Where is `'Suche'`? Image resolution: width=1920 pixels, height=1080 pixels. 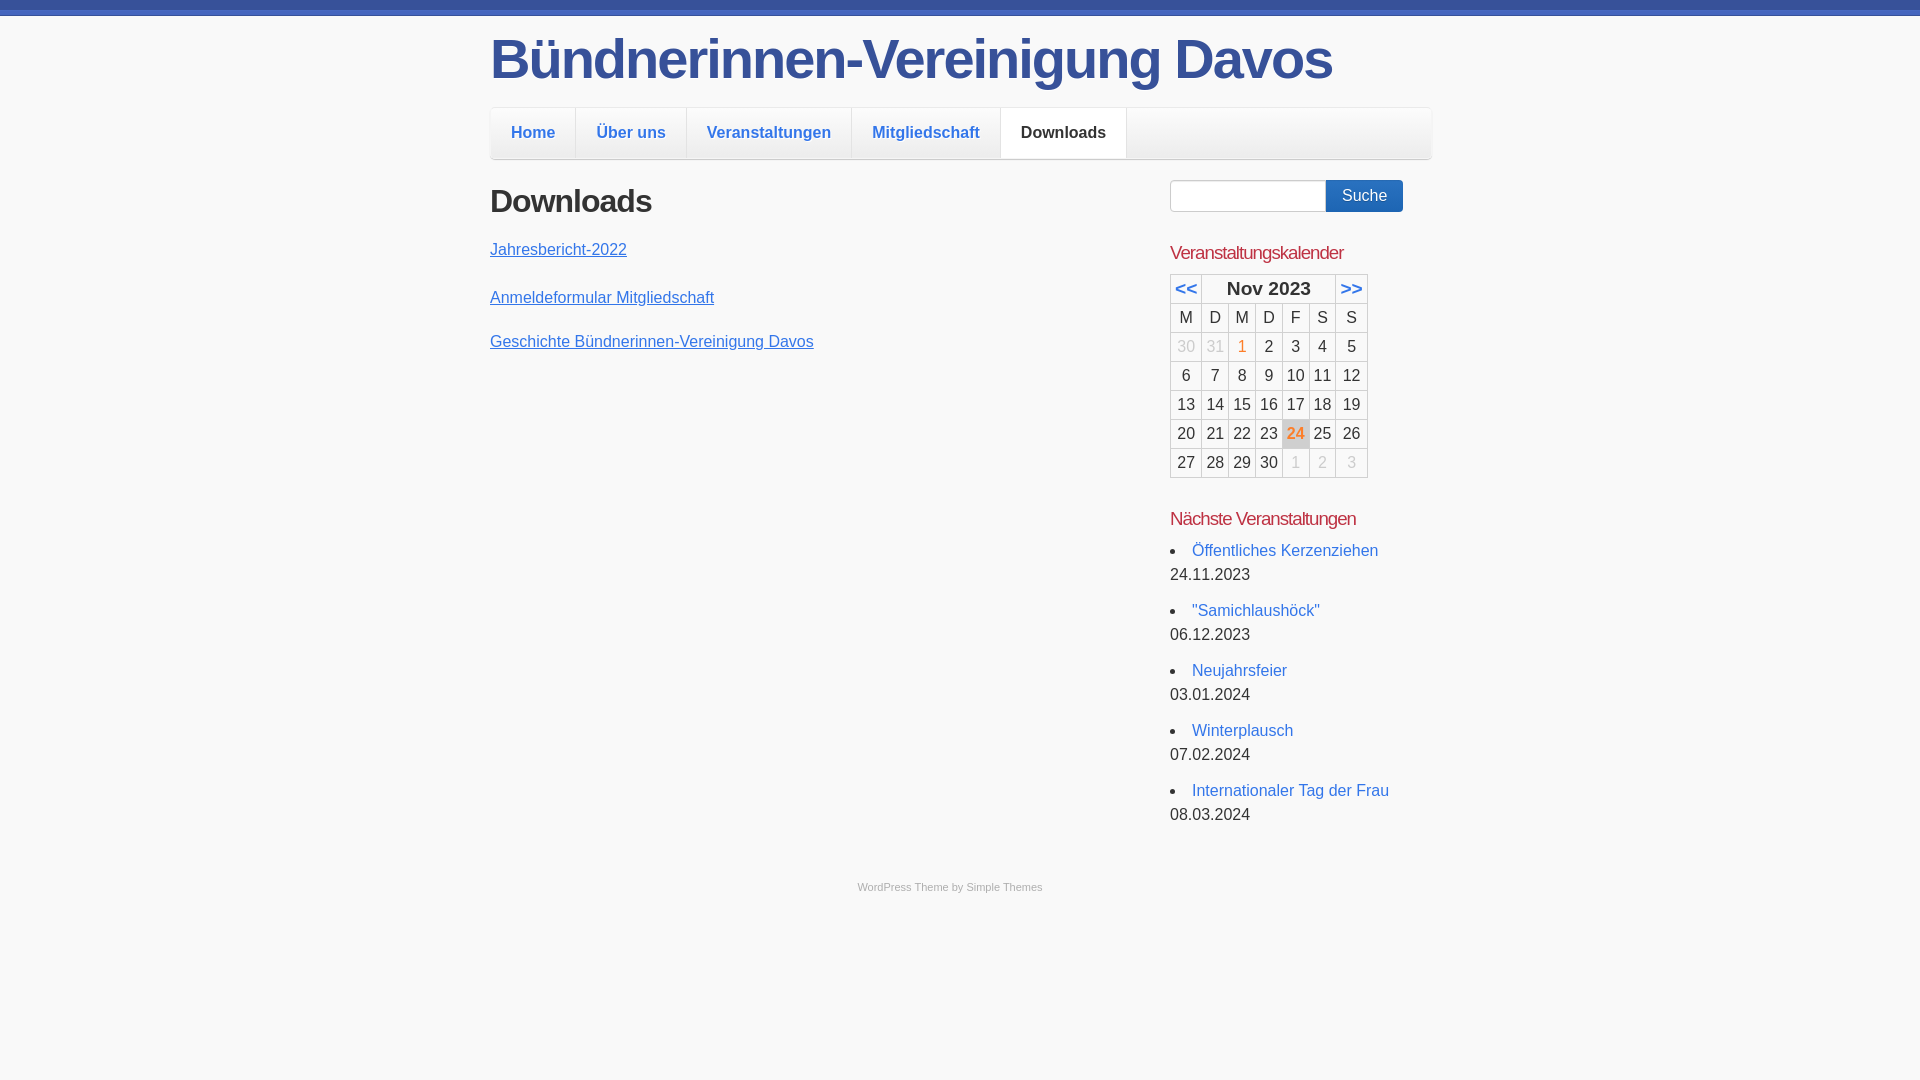
'Suche' is located at coordinates (1325, 196).